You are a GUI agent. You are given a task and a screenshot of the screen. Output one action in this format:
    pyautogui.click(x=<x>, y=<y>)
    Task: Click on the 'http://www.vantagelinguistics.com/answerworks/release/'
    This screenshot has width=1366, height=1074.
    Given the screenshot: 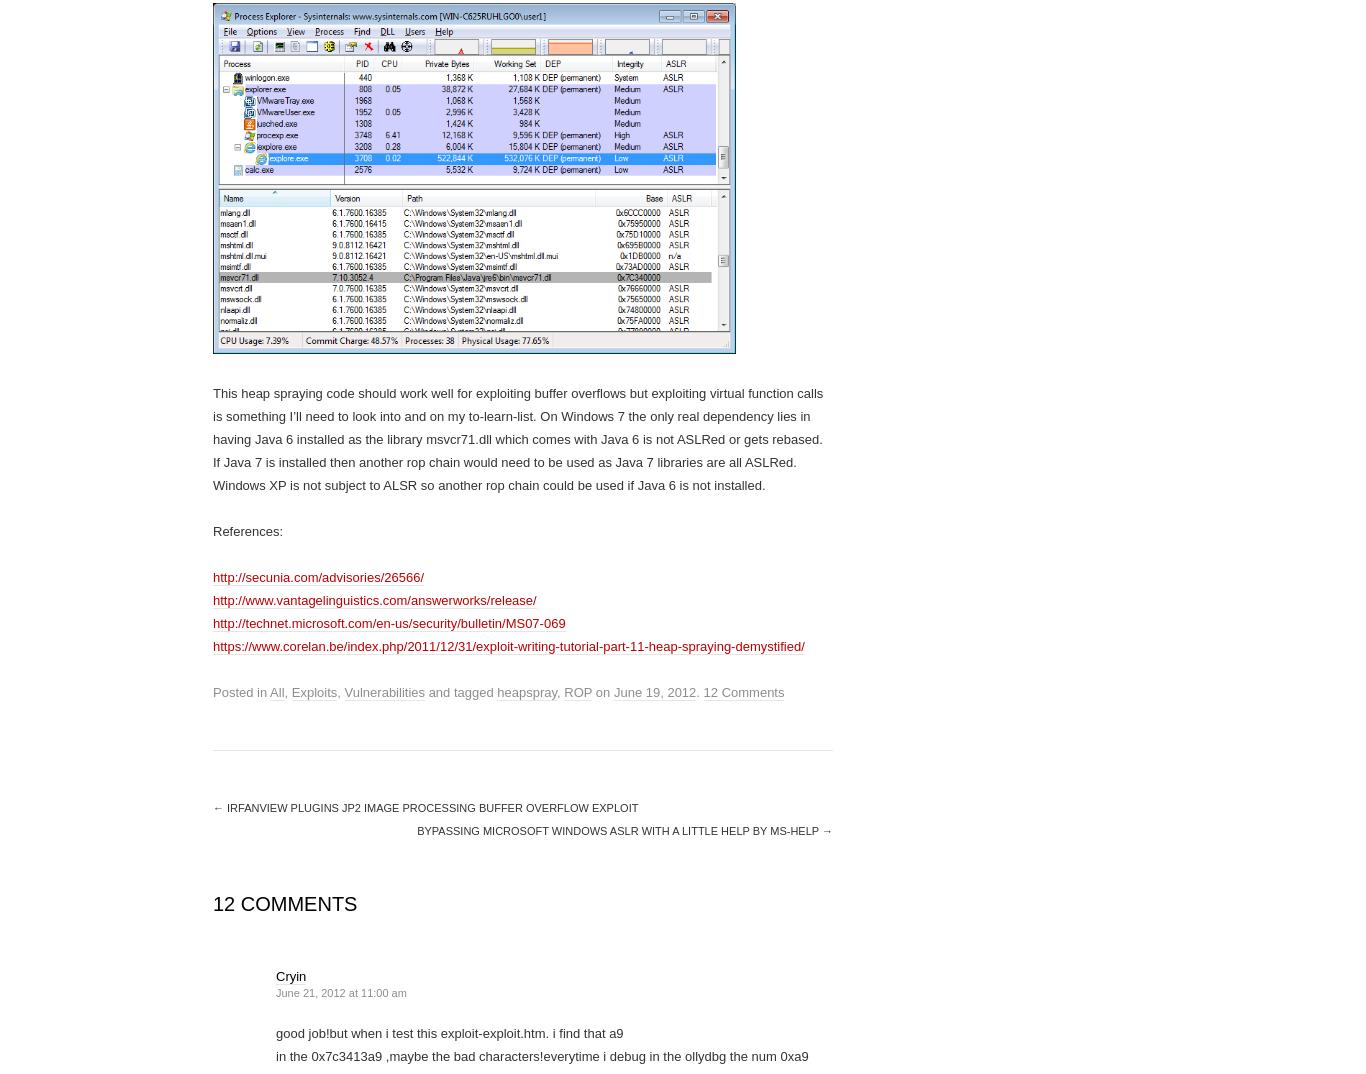 What is the action you would take?
    pyautogui.click(x=373, y=600)
    